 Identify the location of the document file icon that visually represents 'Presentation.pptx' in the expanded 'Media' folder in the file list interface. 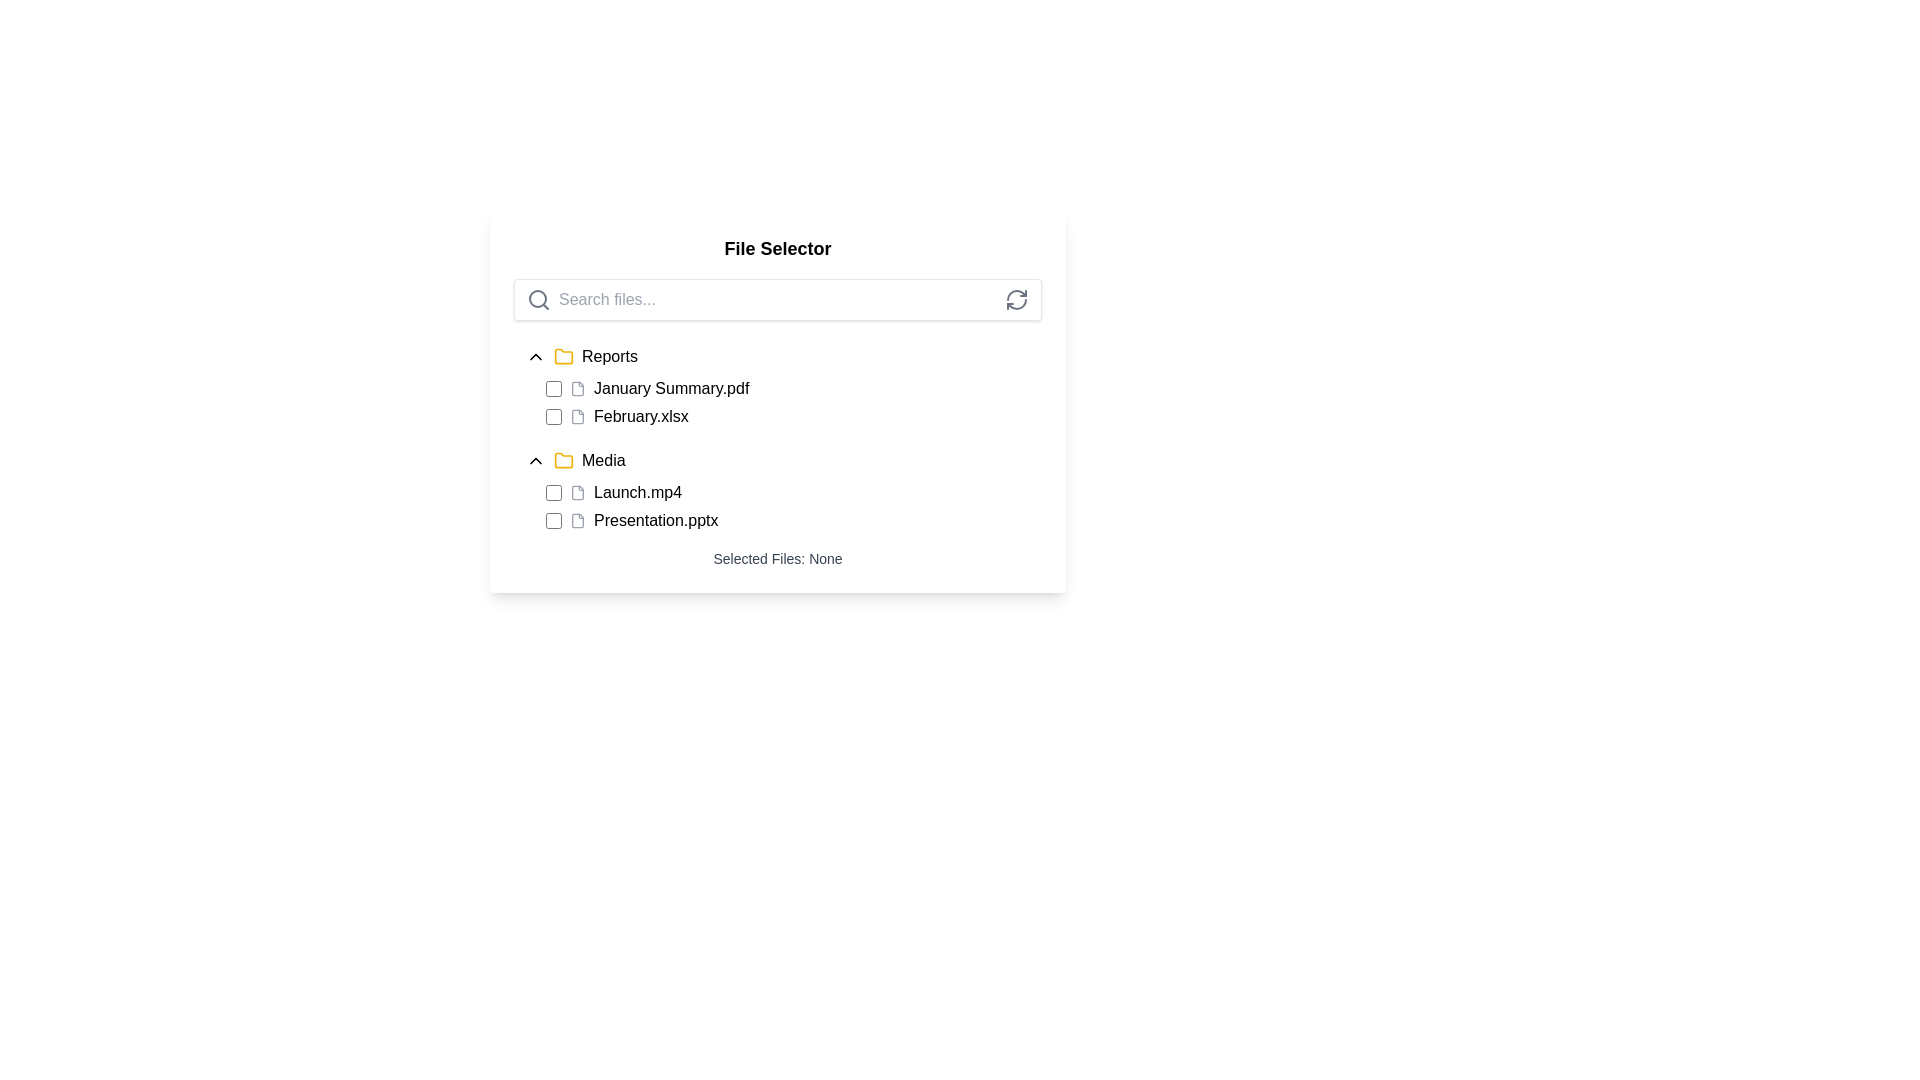
(576, 519).